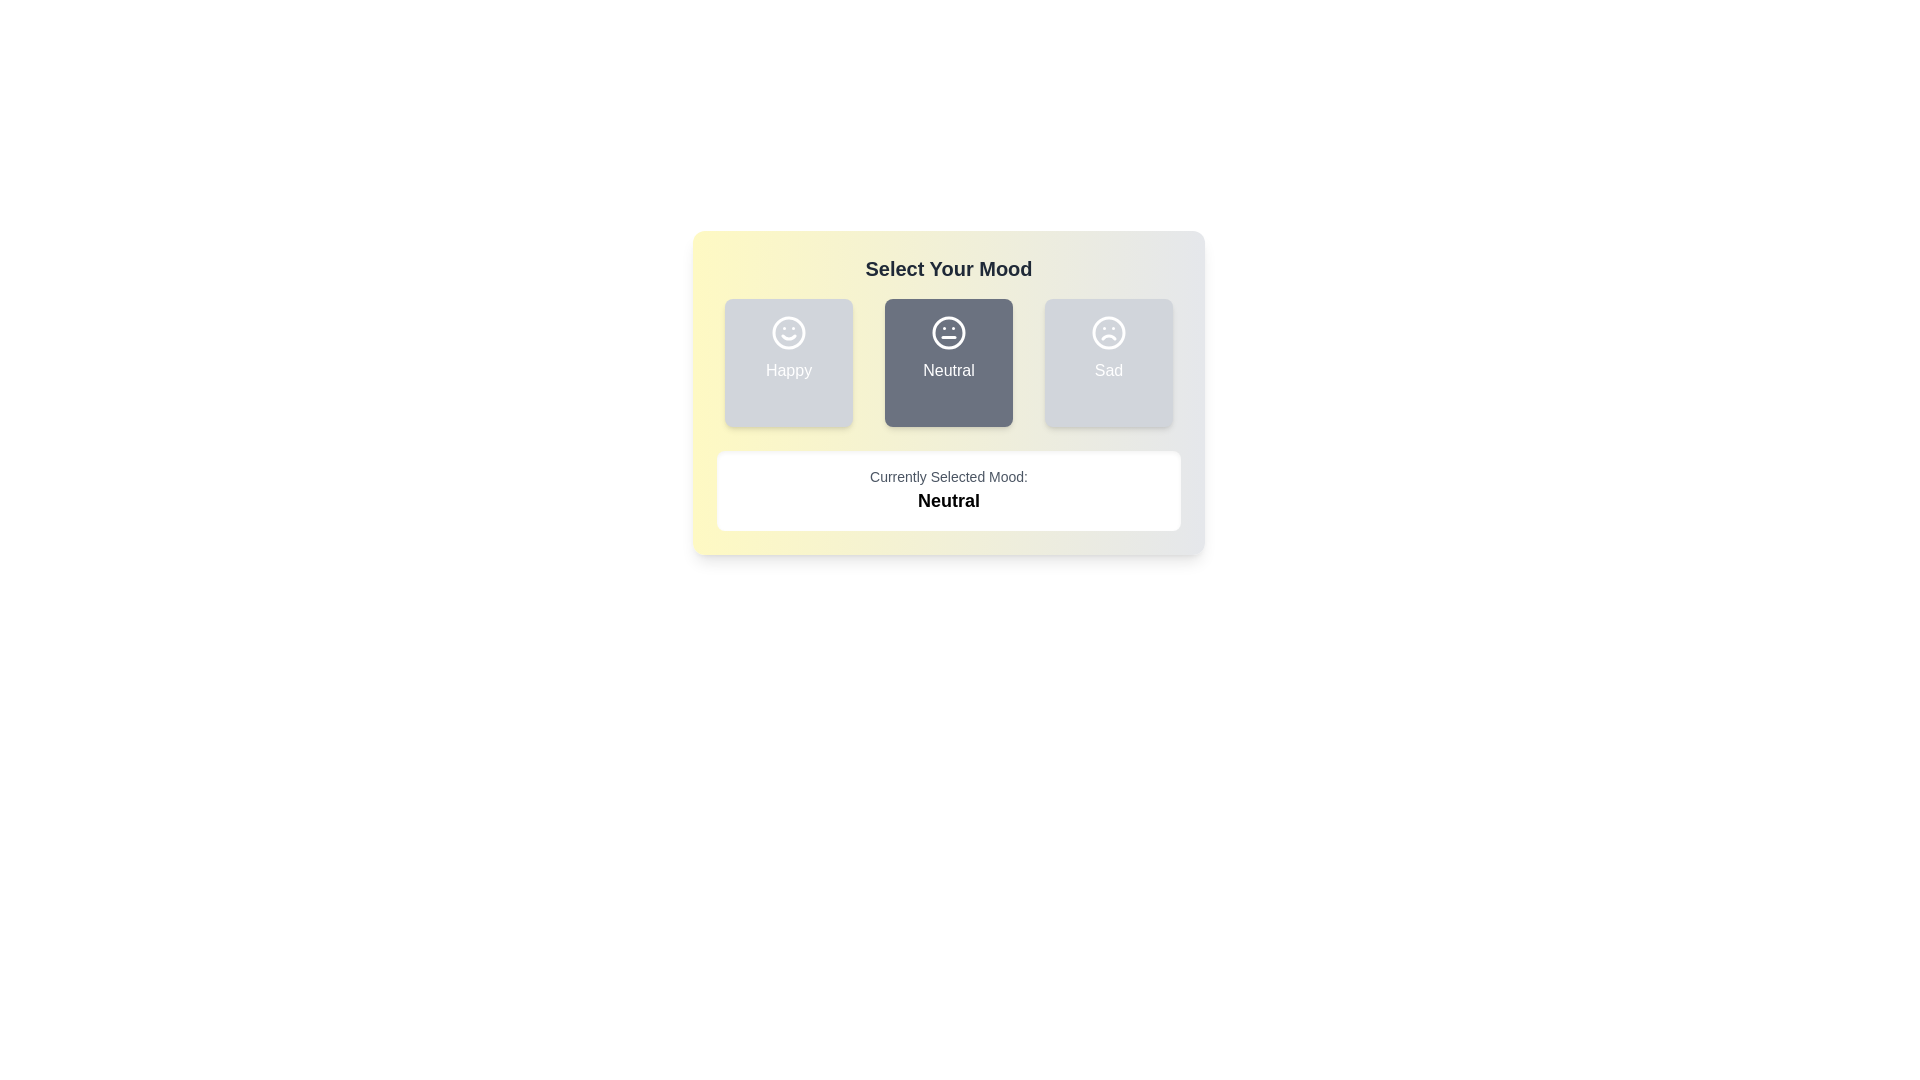  Describe the element at coordinates (948, 362) in the screenshot. I see `the mood button corresponding to Neutral to observe the visual change` at that location.